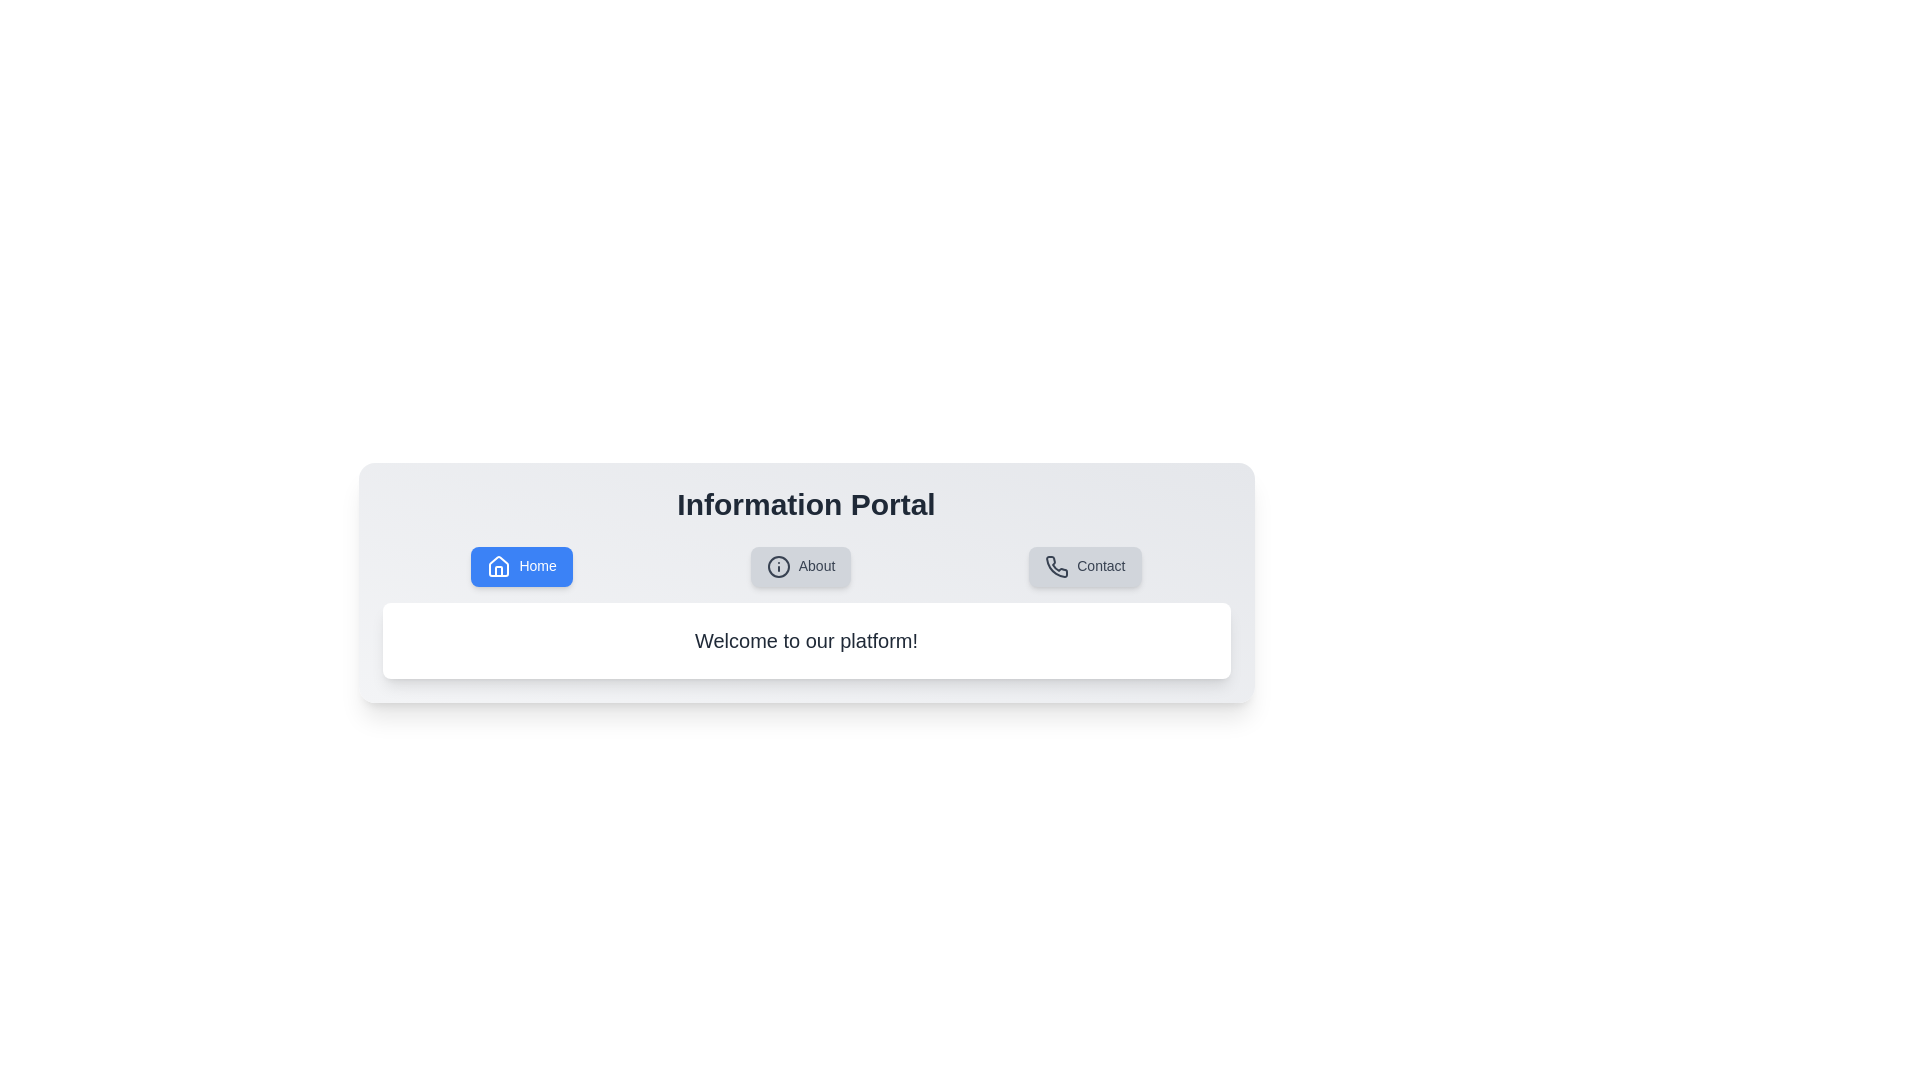  Describe the element at coordinates (806, 640) in the screenshot. I see `the welcoming message static text element located centrally below the navigation tabs (Home, About, Contact)` at that location.